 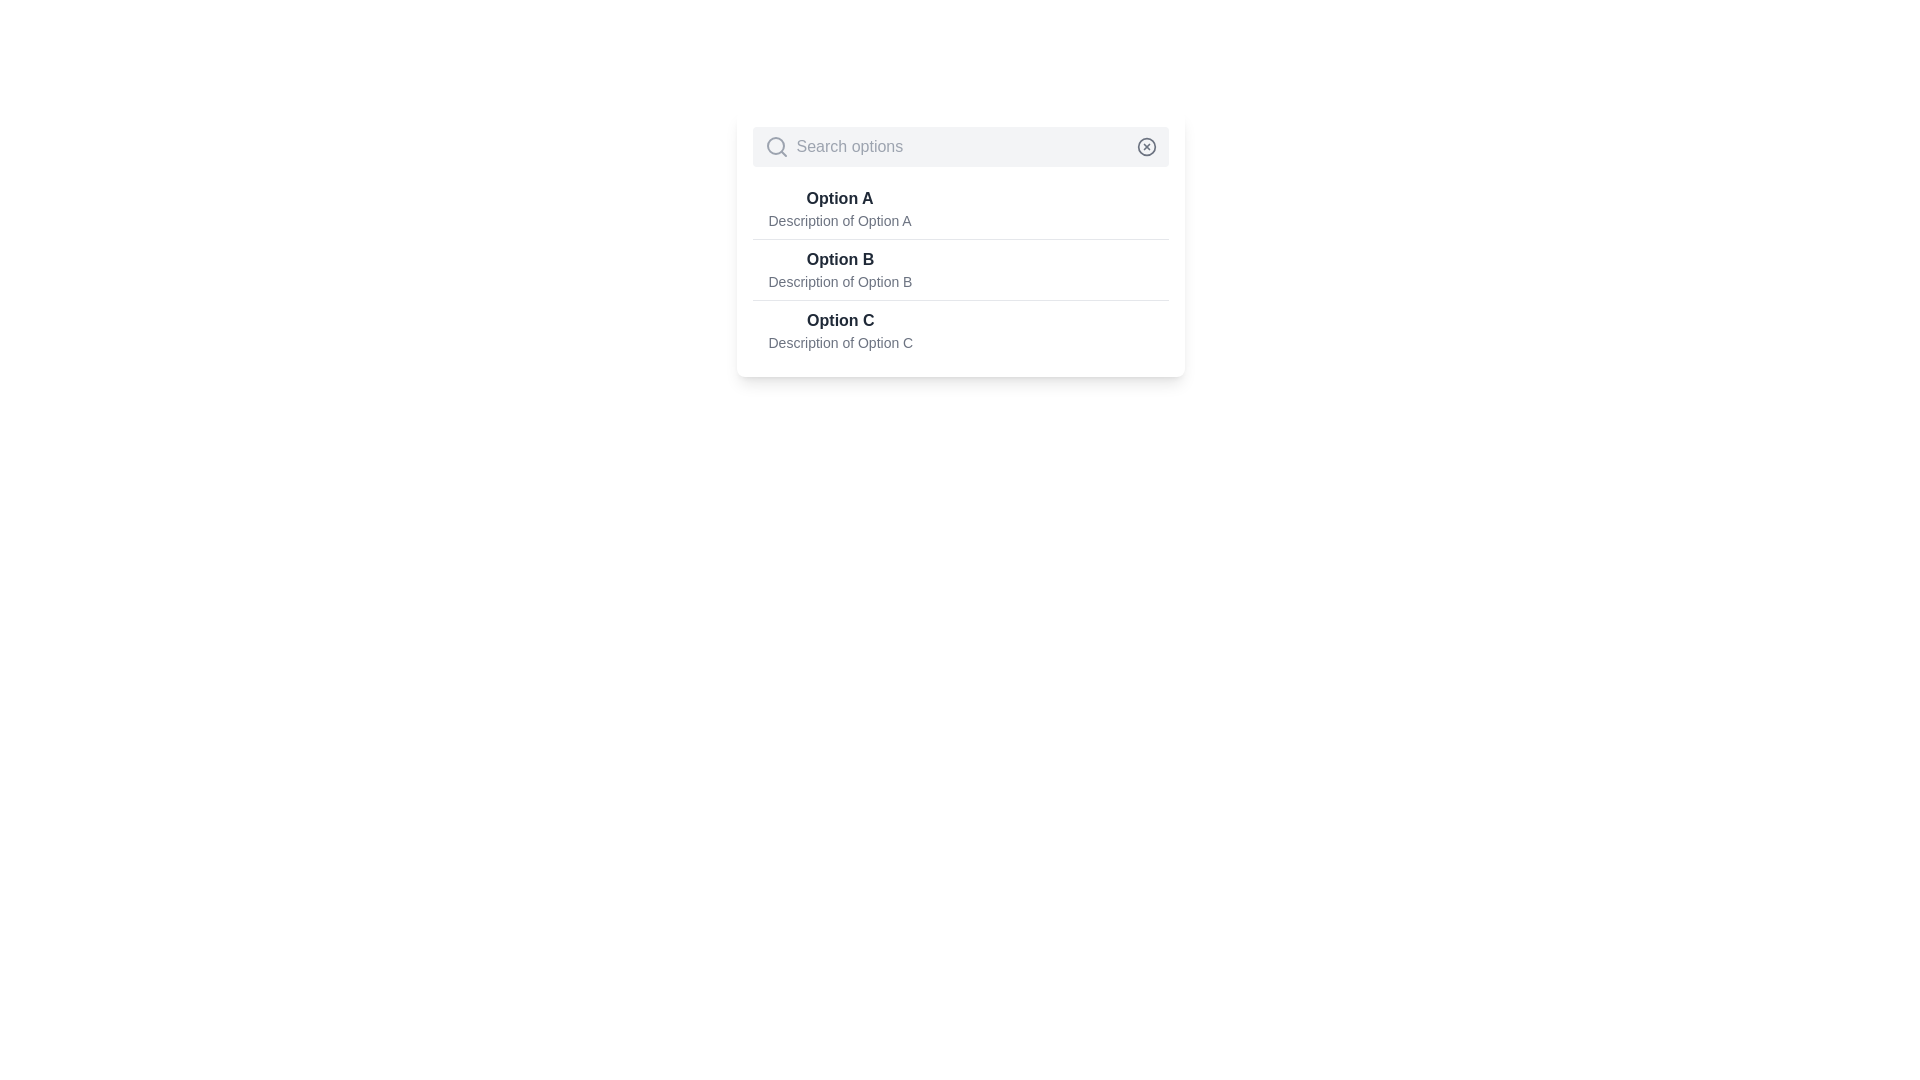 What do you see at coordinates (1146, 145) in the screenshot?
I see `the circular close button, which is styled gray and changes to red on hover, located at the far right of the search bar` at bounding box center [1146, 145].